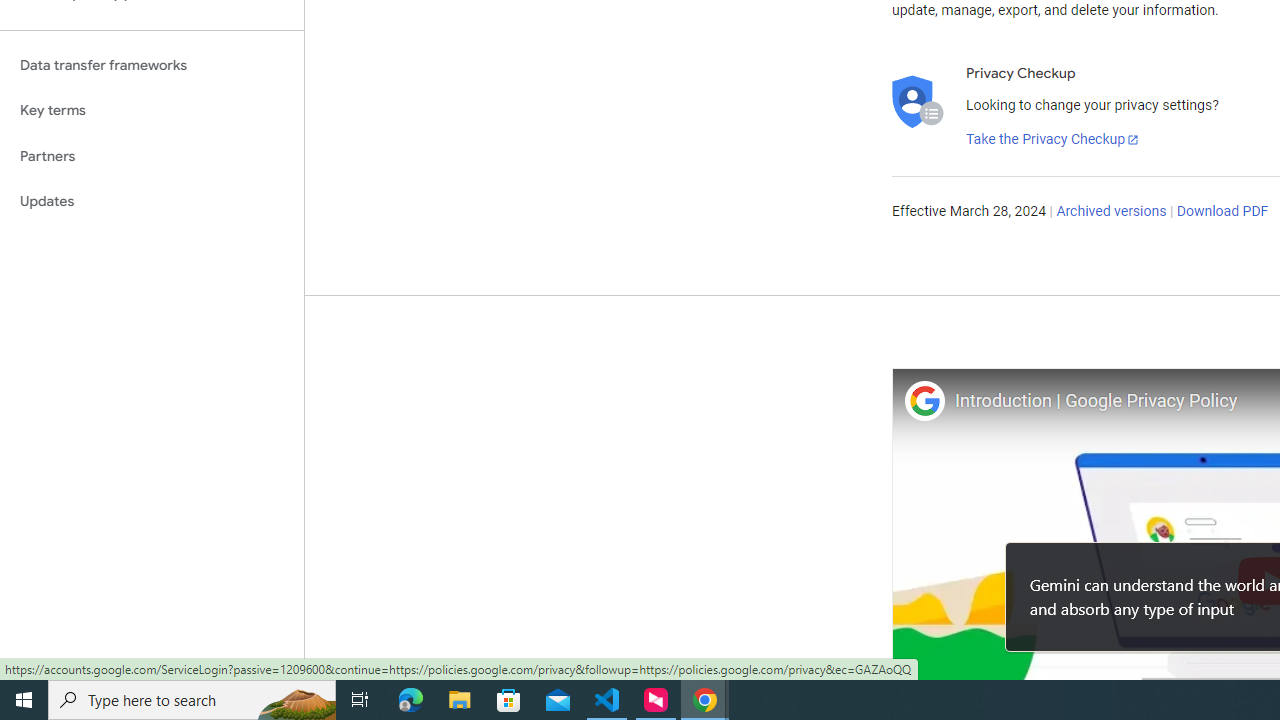  What do you see at coordinates (151, 64) in the screenshot?
I see `'Data transfer frameworks'` at bounding box center [151, 64].